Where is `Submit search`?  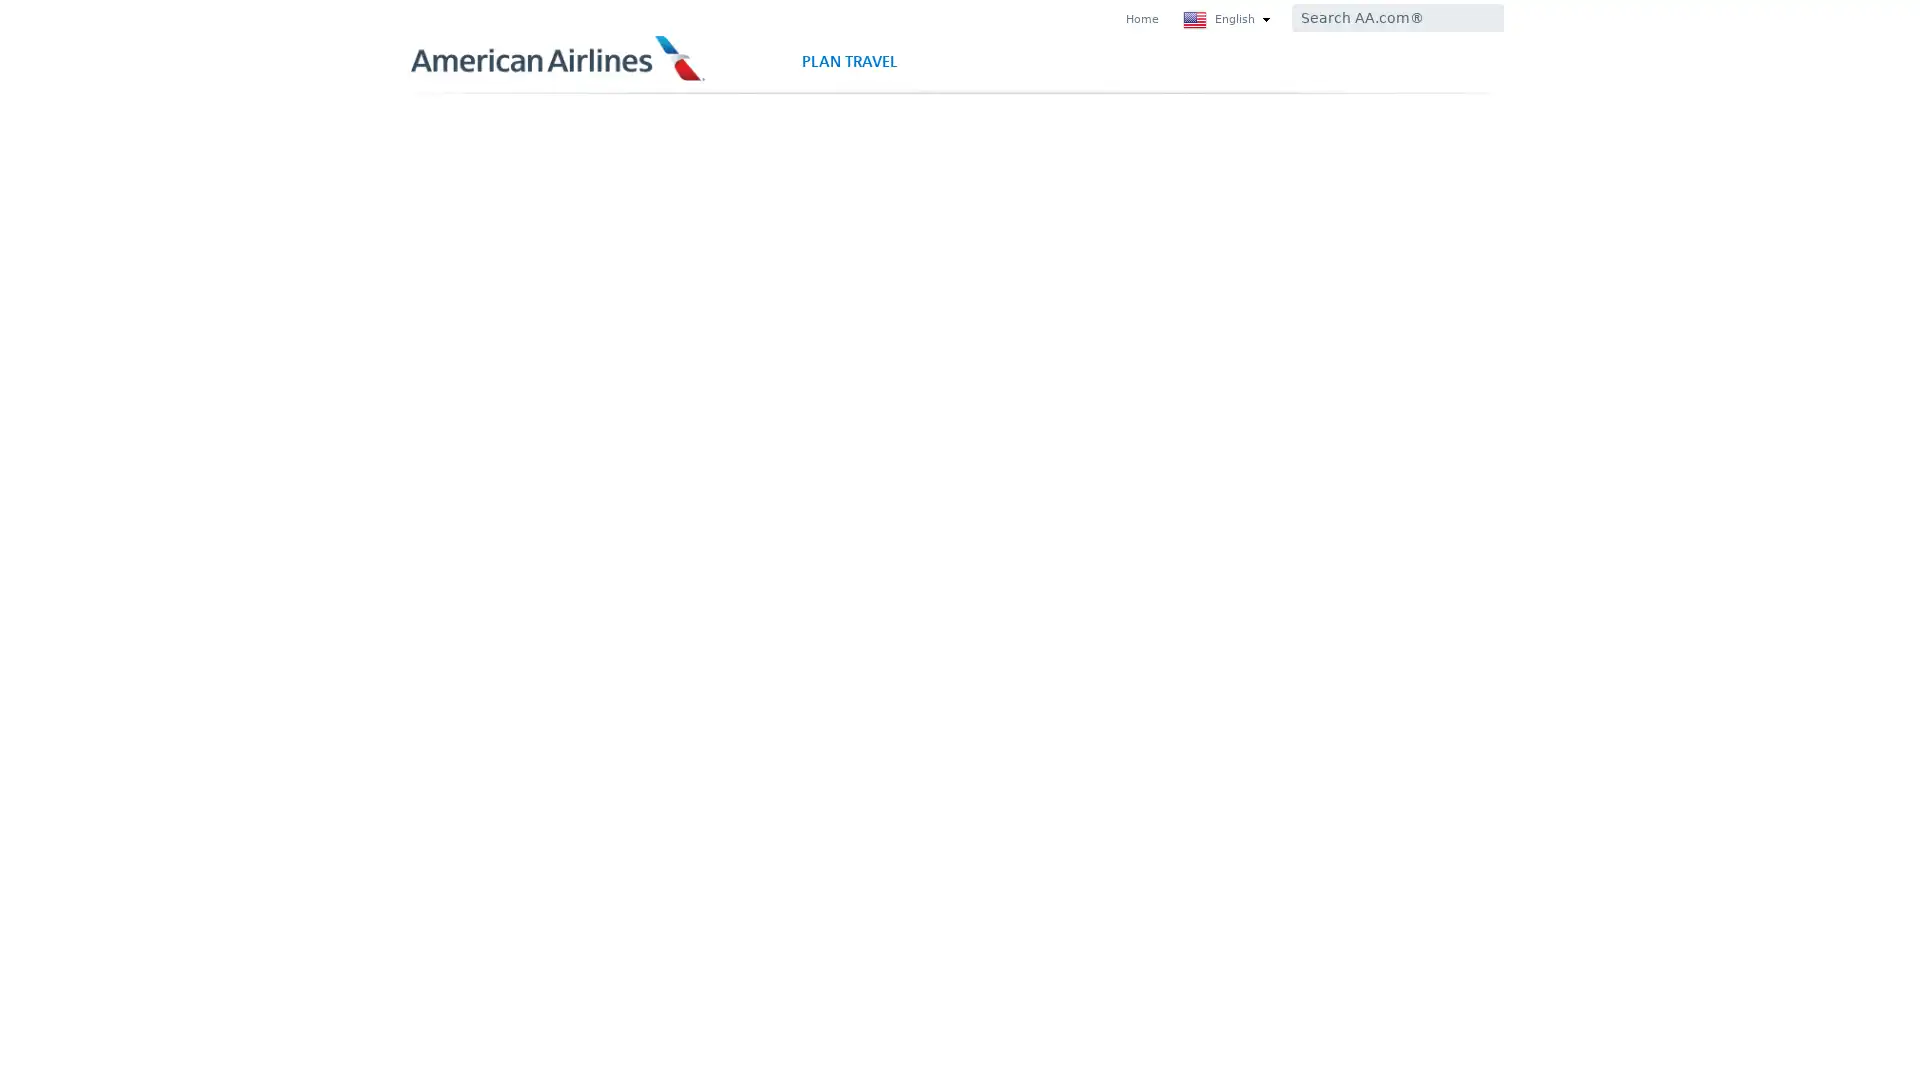
Submit search is located at coordinates (1478, 18).